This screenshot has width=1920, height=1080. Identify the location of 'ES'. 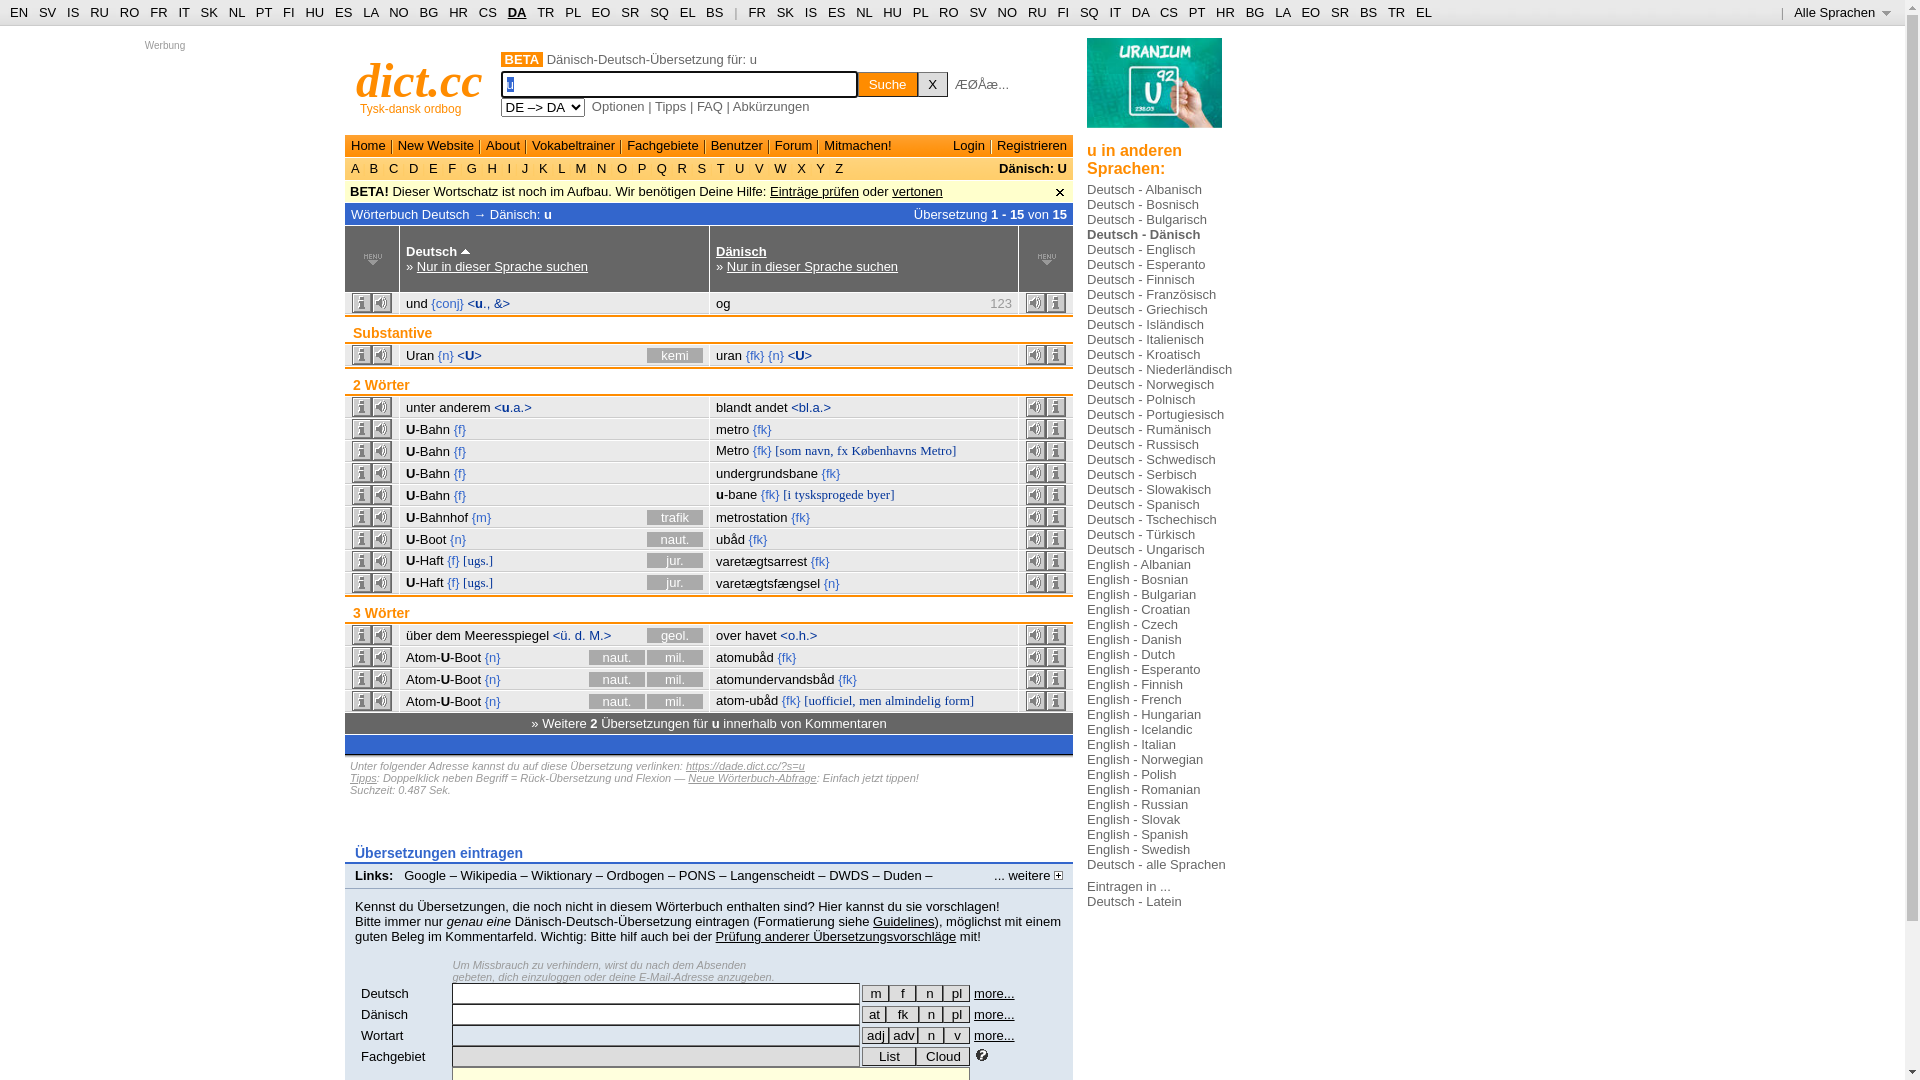
(836, 12).